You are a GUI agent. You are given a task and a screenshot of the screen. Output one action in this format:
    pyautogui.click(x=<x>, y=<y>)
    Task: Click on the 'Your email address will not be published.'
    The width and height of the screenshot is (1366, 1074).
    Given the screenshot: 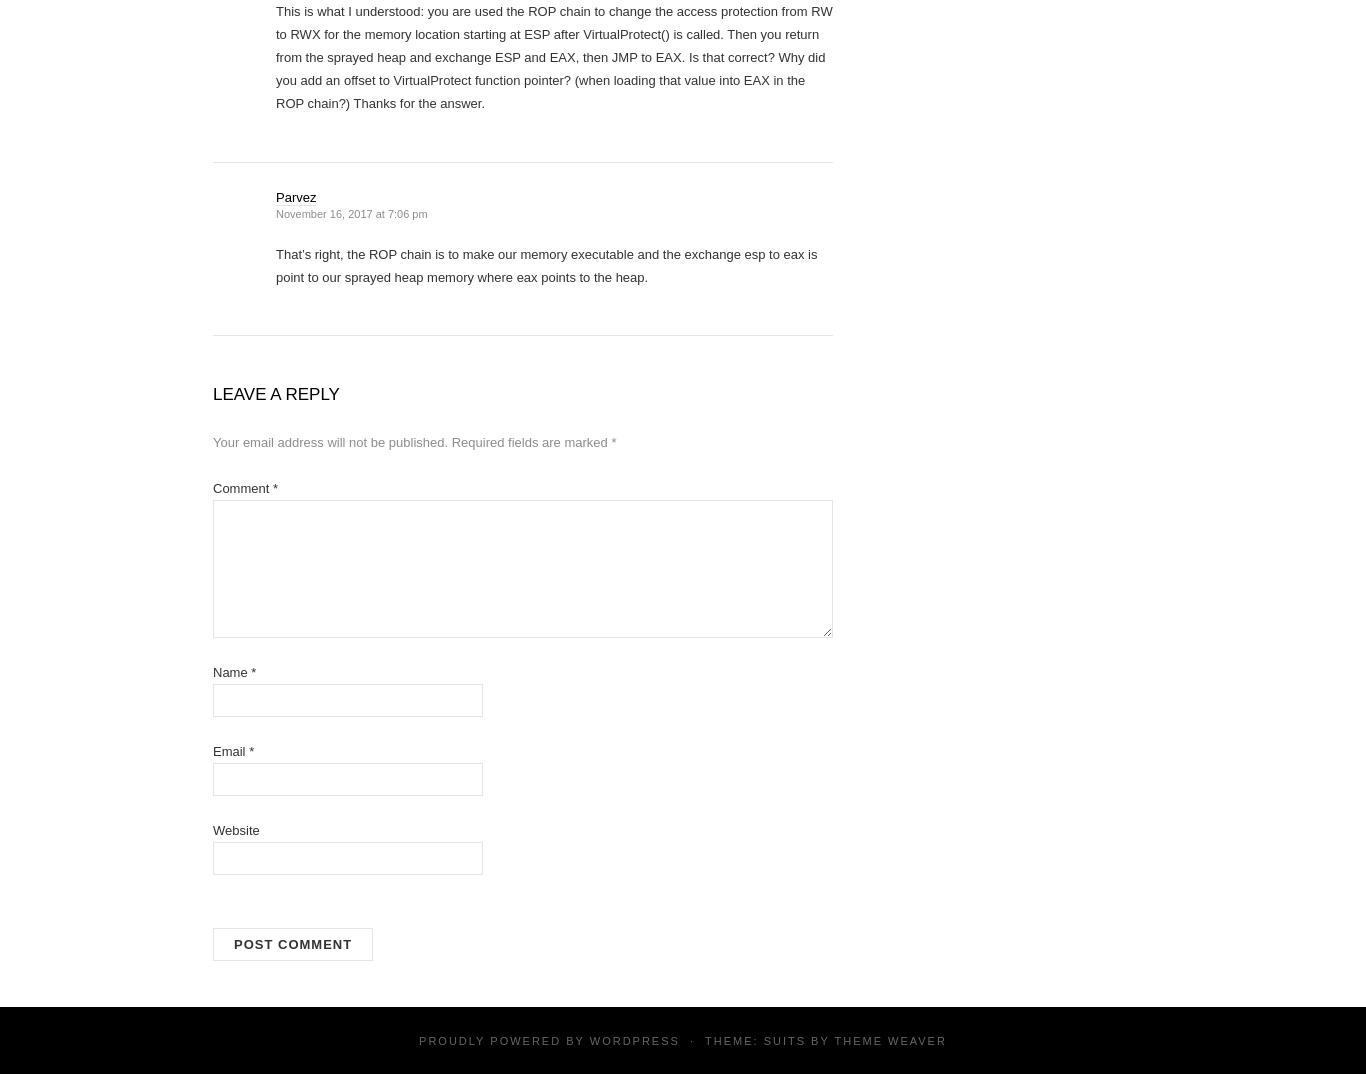 What is the action you would take?
    pyautogui.click(x=211, y=440)
    